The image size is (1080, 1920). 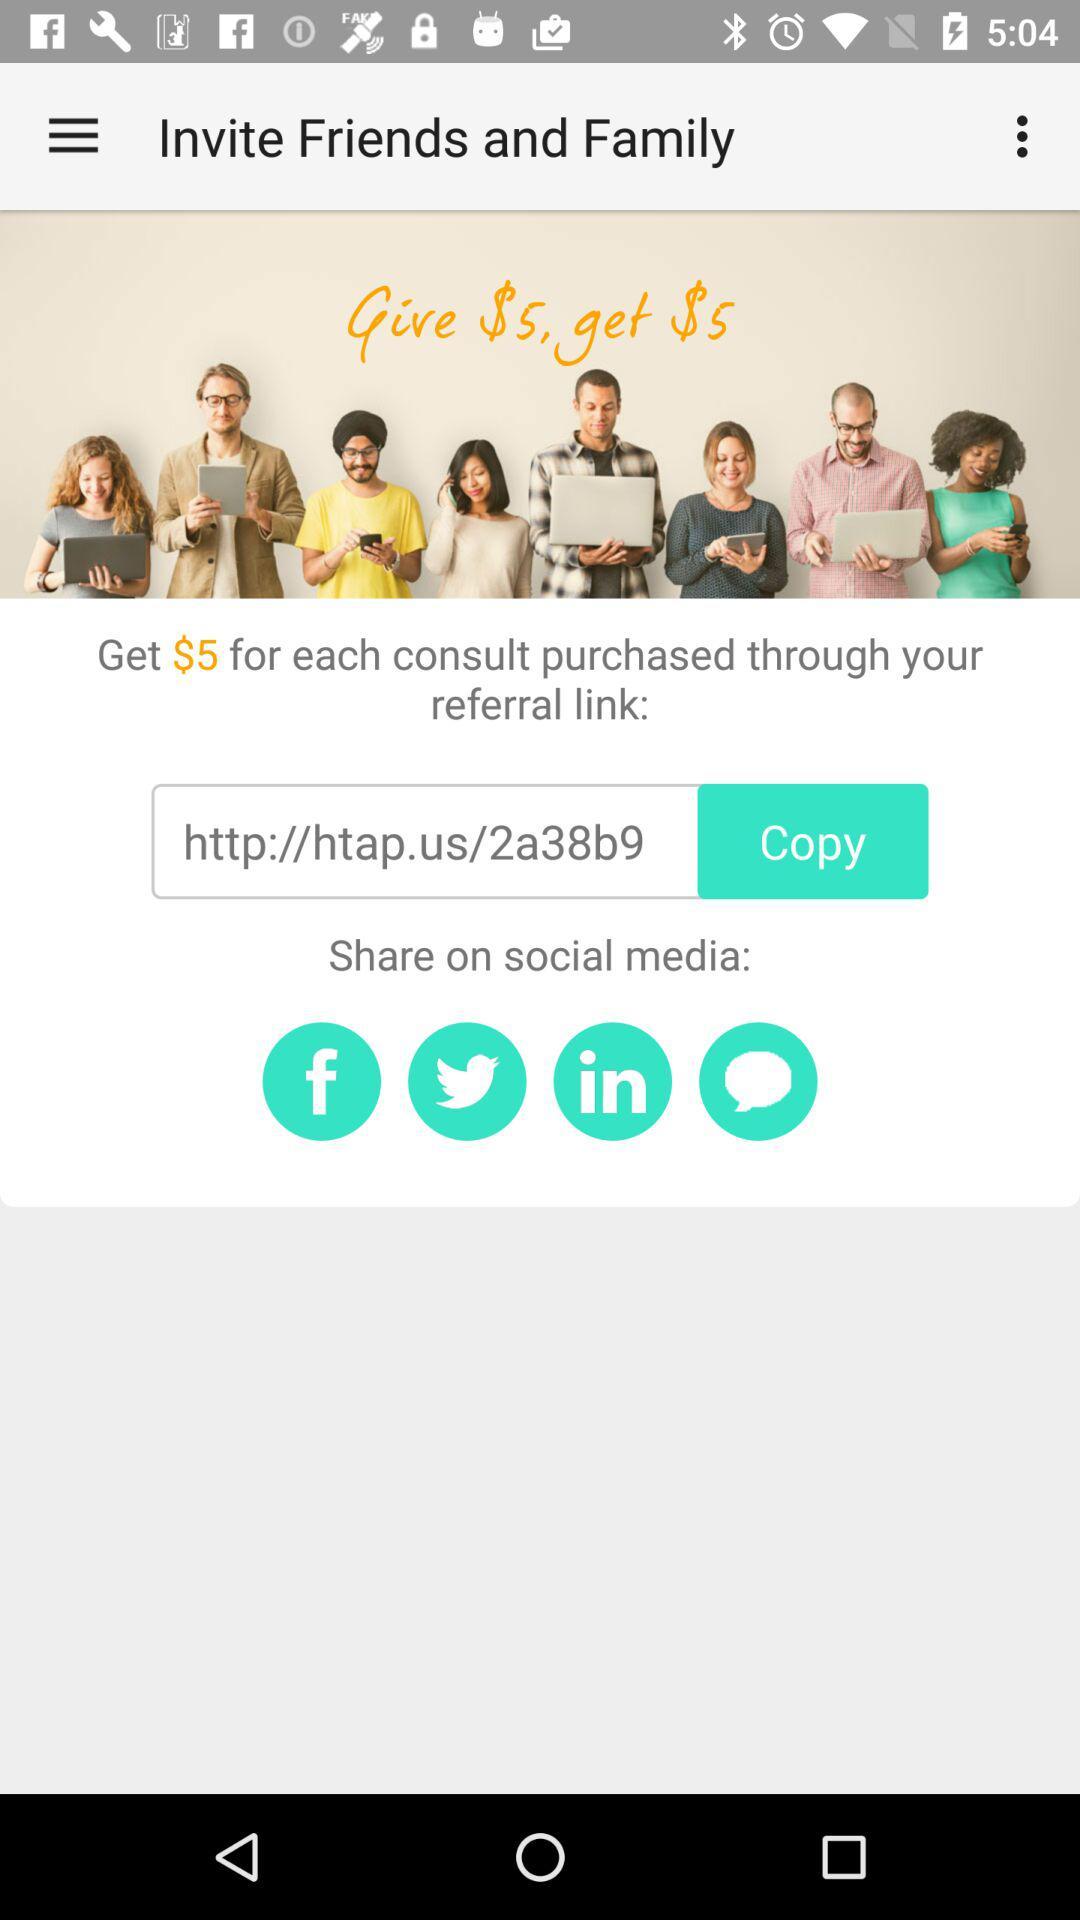 I want to click on share in a message, so click(x=758, y=1080).